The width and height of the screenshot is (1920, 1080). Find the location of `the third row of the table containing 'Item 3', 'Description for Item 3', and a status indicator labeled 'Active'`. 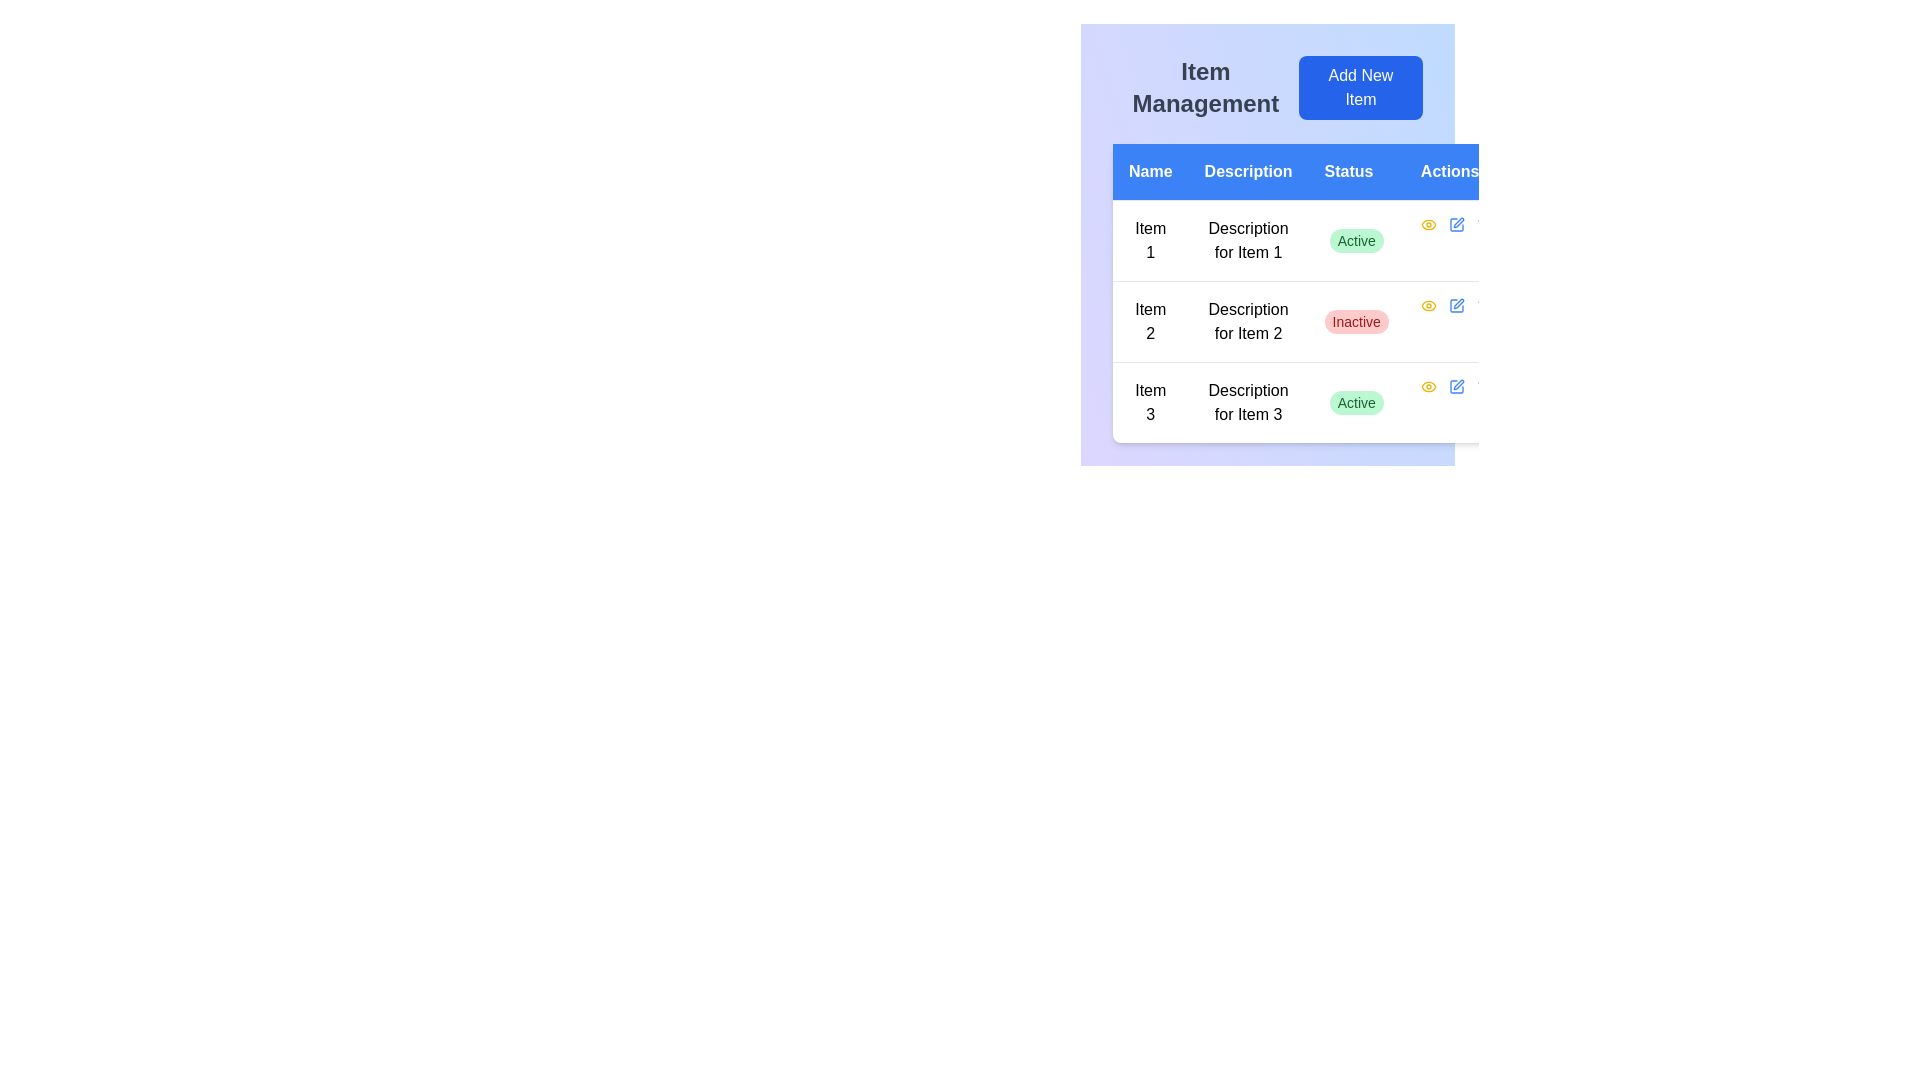

the third row of the table containing 'Item 3', 'Description for Item 3', and a status indicator labeled 'Active' is located at coordinates (1310, 402).